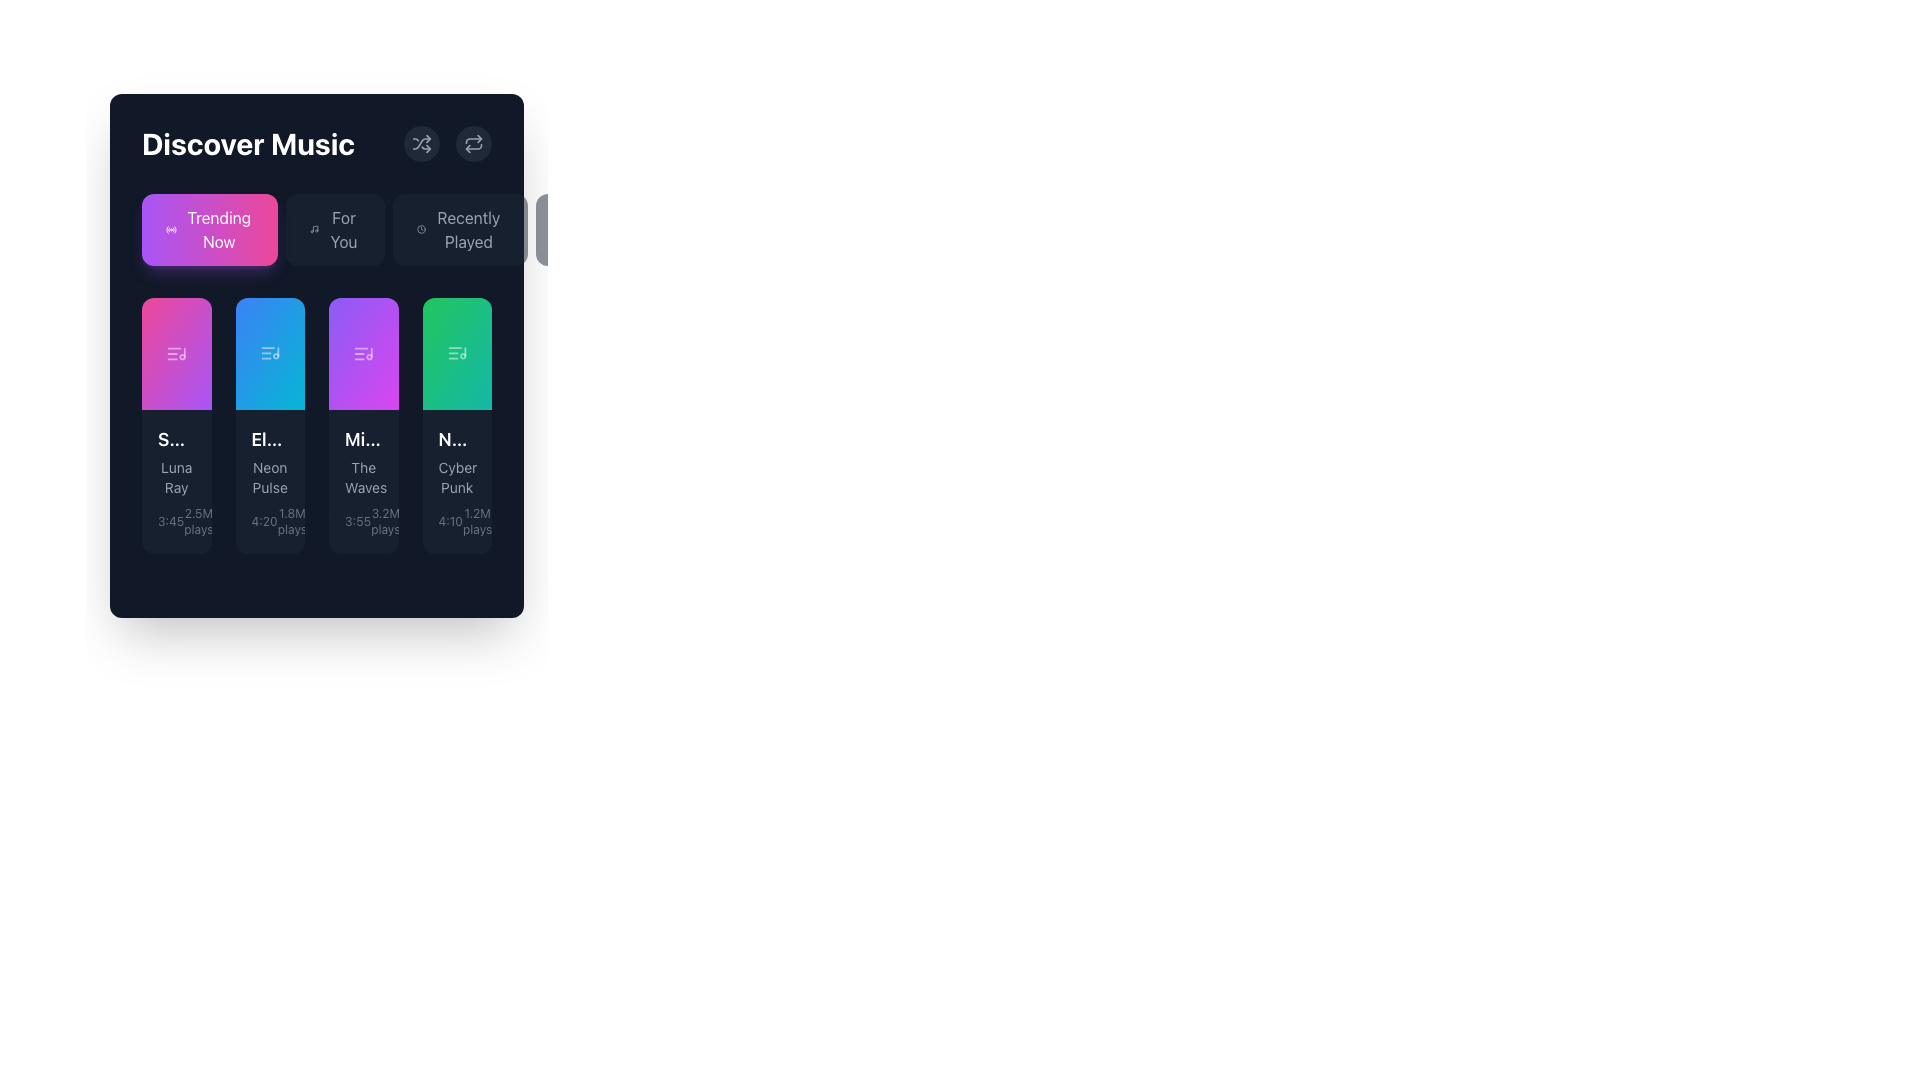  I want to click on text from the Text Label displaying the number of plays (1.2 million) for the music track 'Cyber Punk', located to the bottom right of the corresponding music item, so click(476, 520).